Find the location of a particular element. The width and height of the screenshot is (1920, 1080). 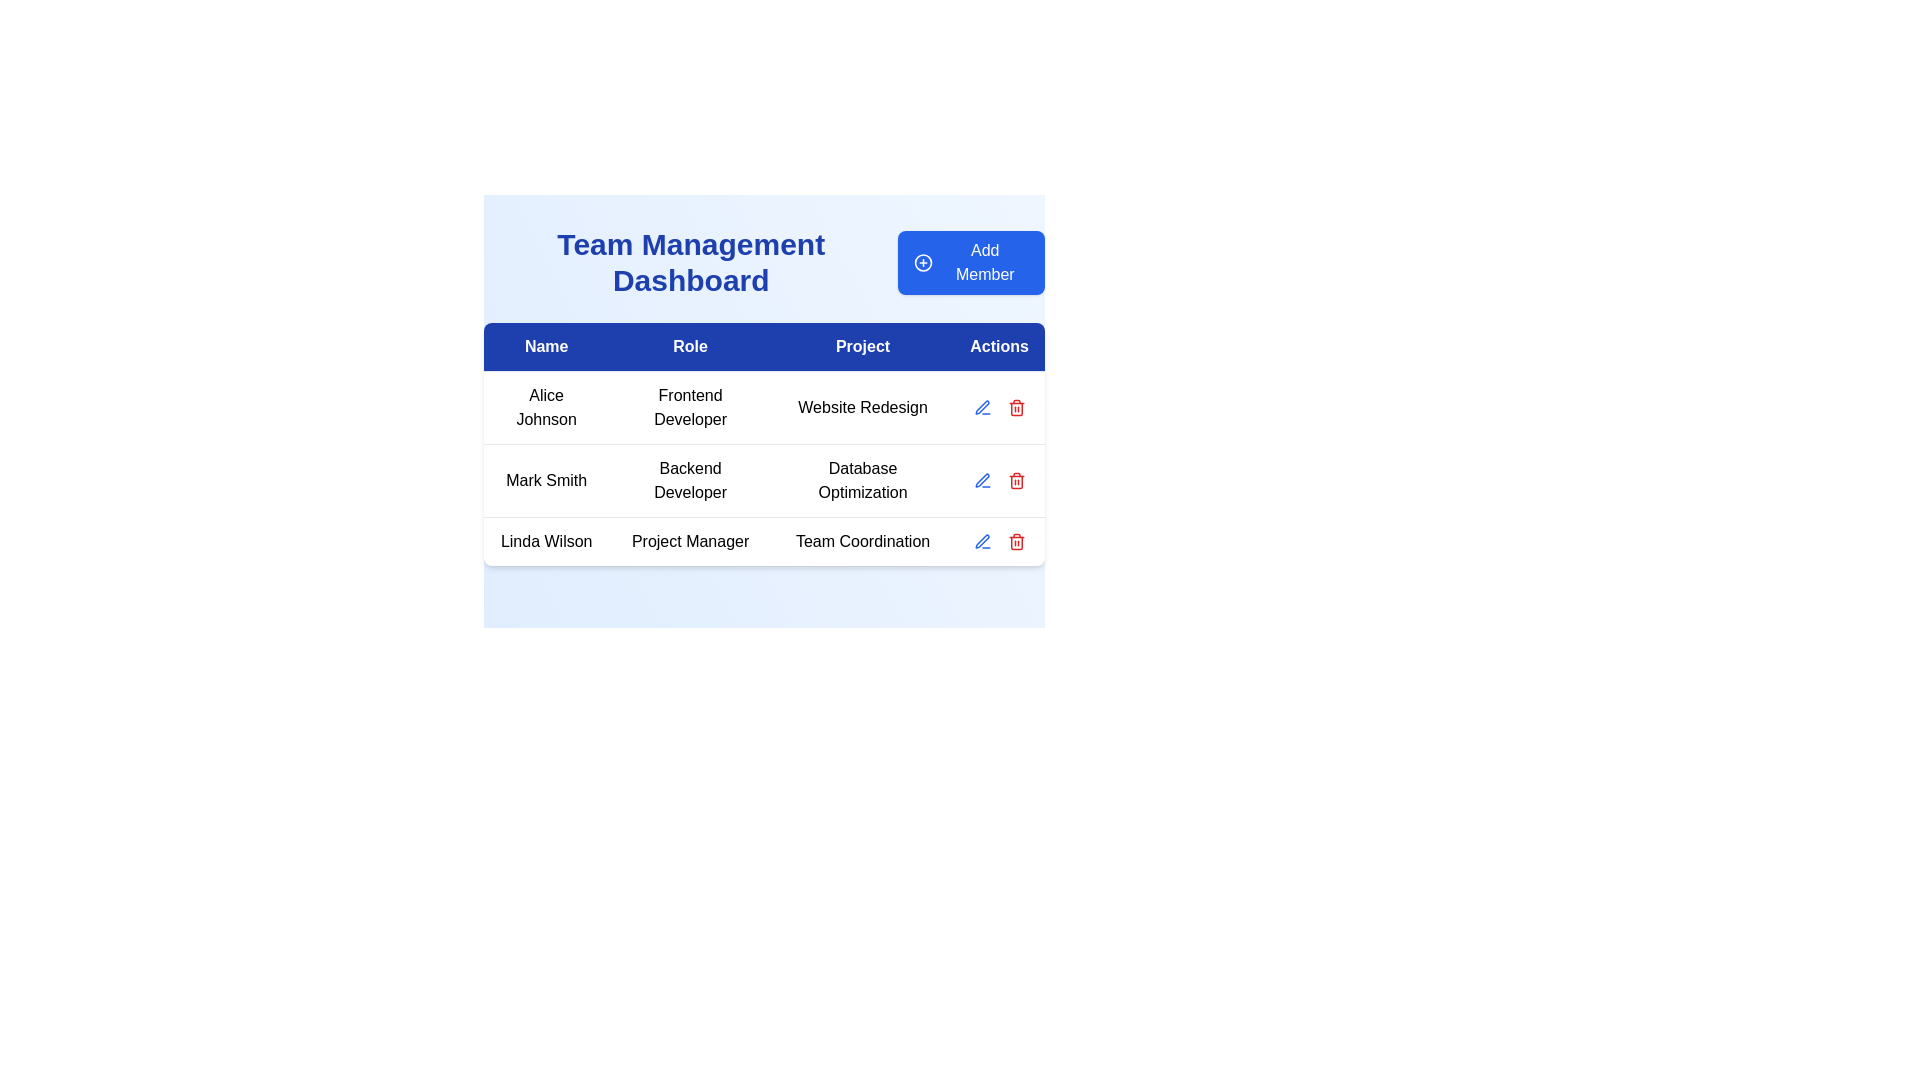

the red trash can icon in the fourth cell of the 'Actions' column associated with 'Alice Johnson' is located at coordinates (999, 407).